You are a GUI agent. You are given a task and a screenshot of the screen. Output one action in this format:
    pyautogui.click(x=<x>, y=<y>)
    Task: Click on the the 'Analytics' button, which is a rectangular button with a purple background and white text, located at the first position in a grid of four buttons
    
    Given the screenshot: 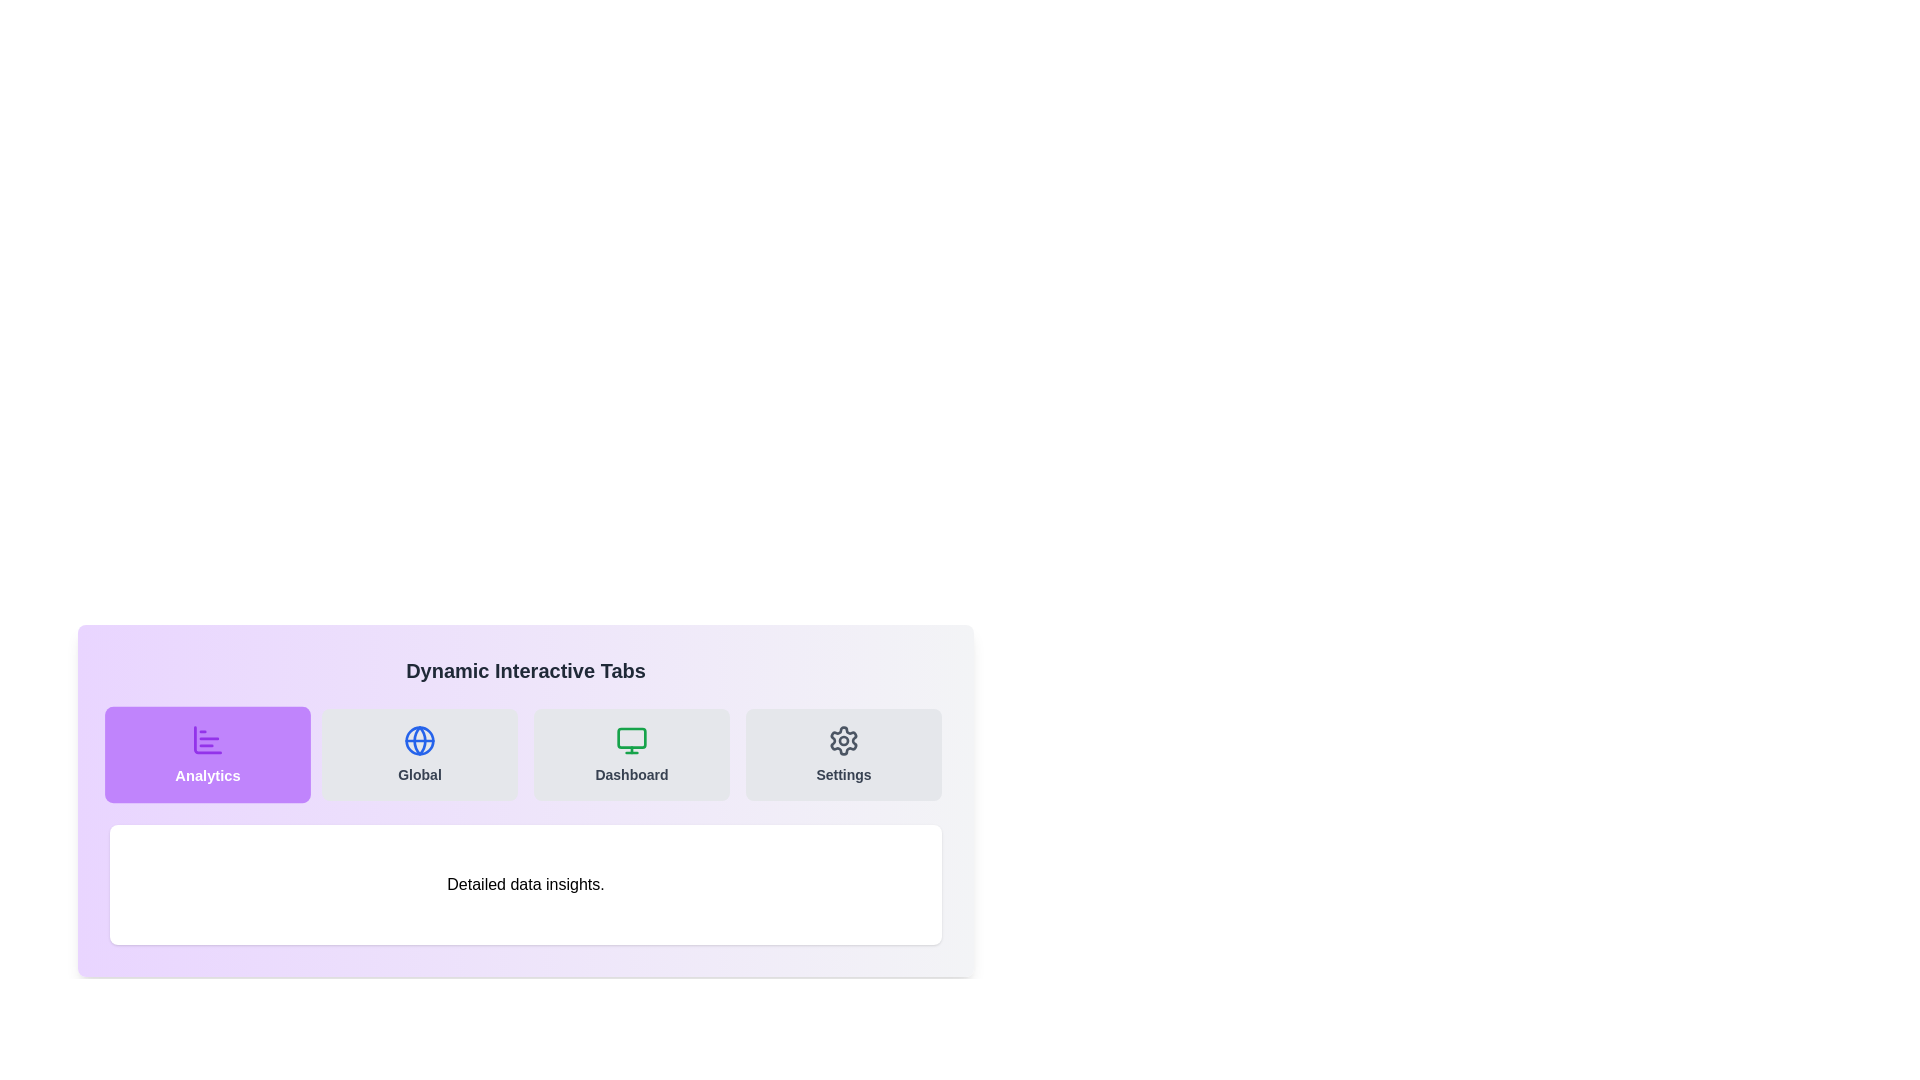 What is the action you would take?
    pyautogui.click(x=207, y=755)
    